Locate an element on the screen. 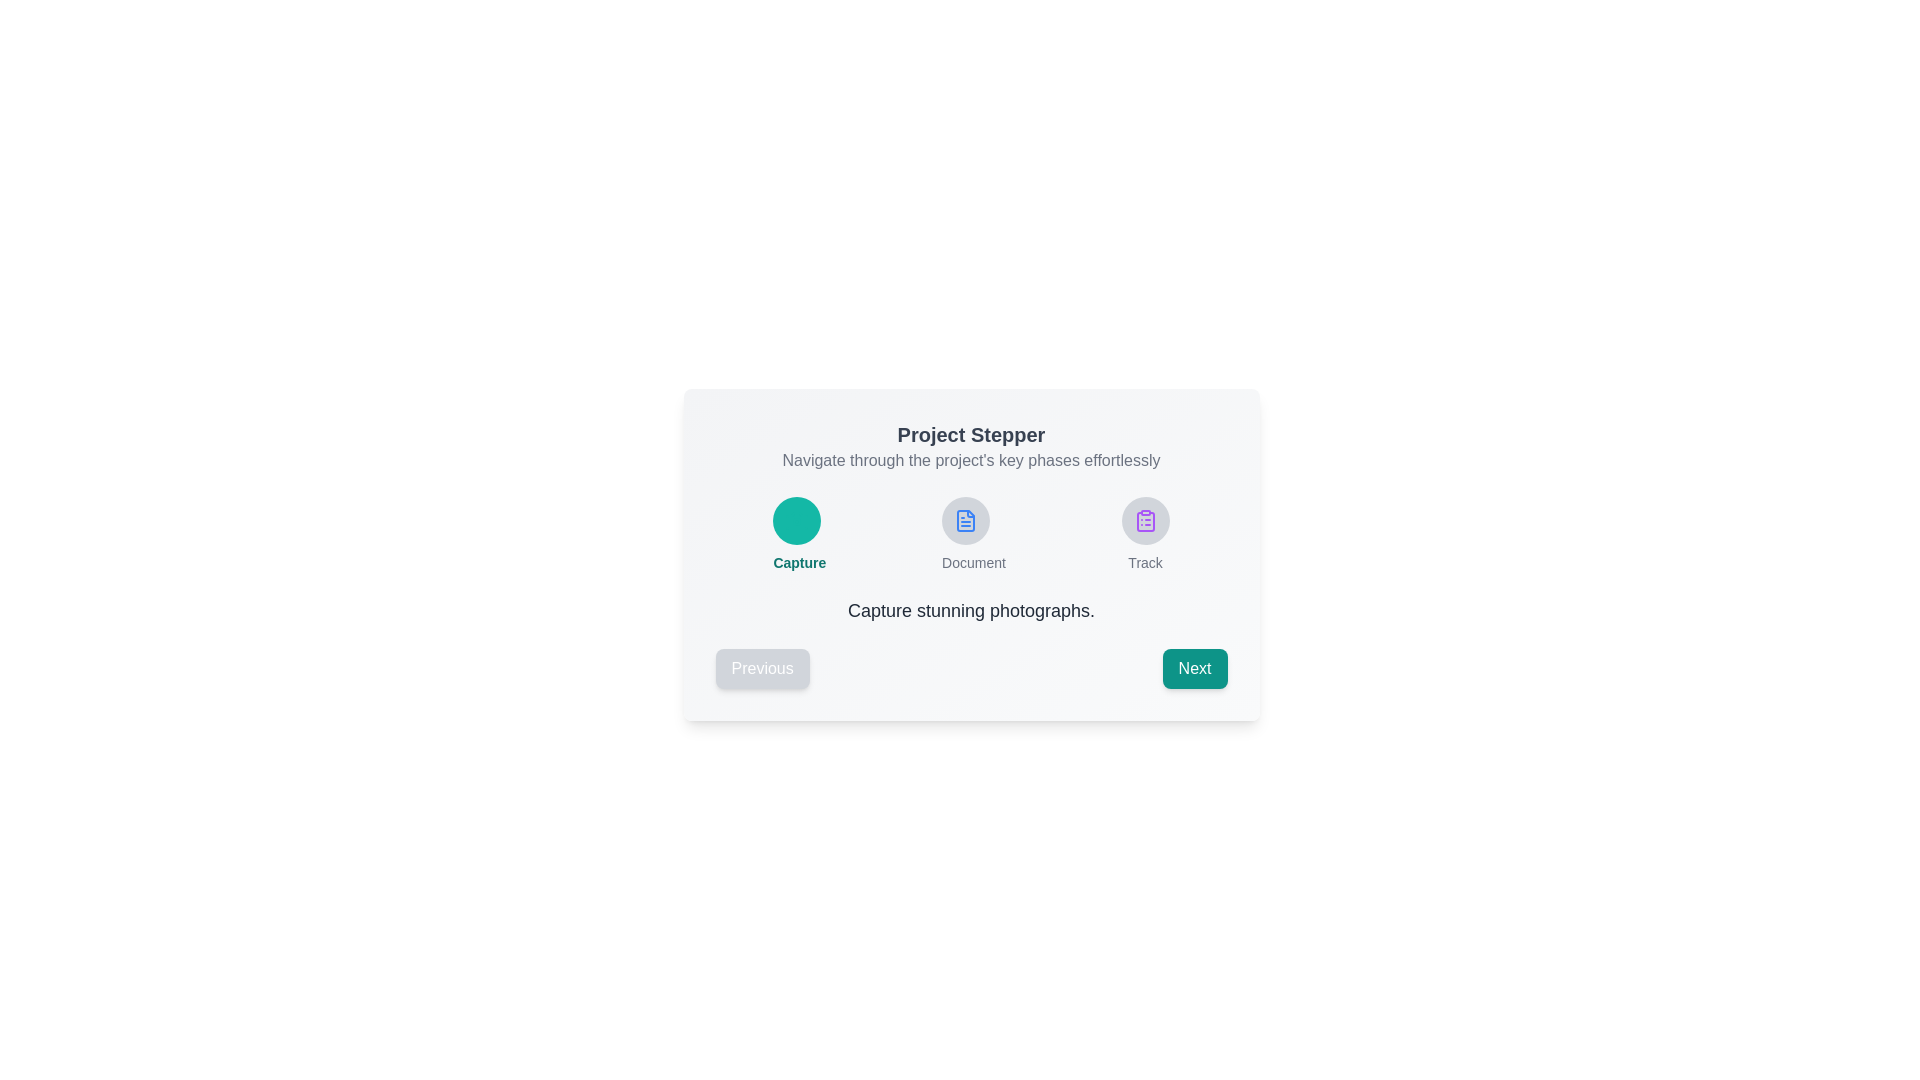 The image size is (1920, 1080). the step icon for Capture is located at coordinates (796, 519).